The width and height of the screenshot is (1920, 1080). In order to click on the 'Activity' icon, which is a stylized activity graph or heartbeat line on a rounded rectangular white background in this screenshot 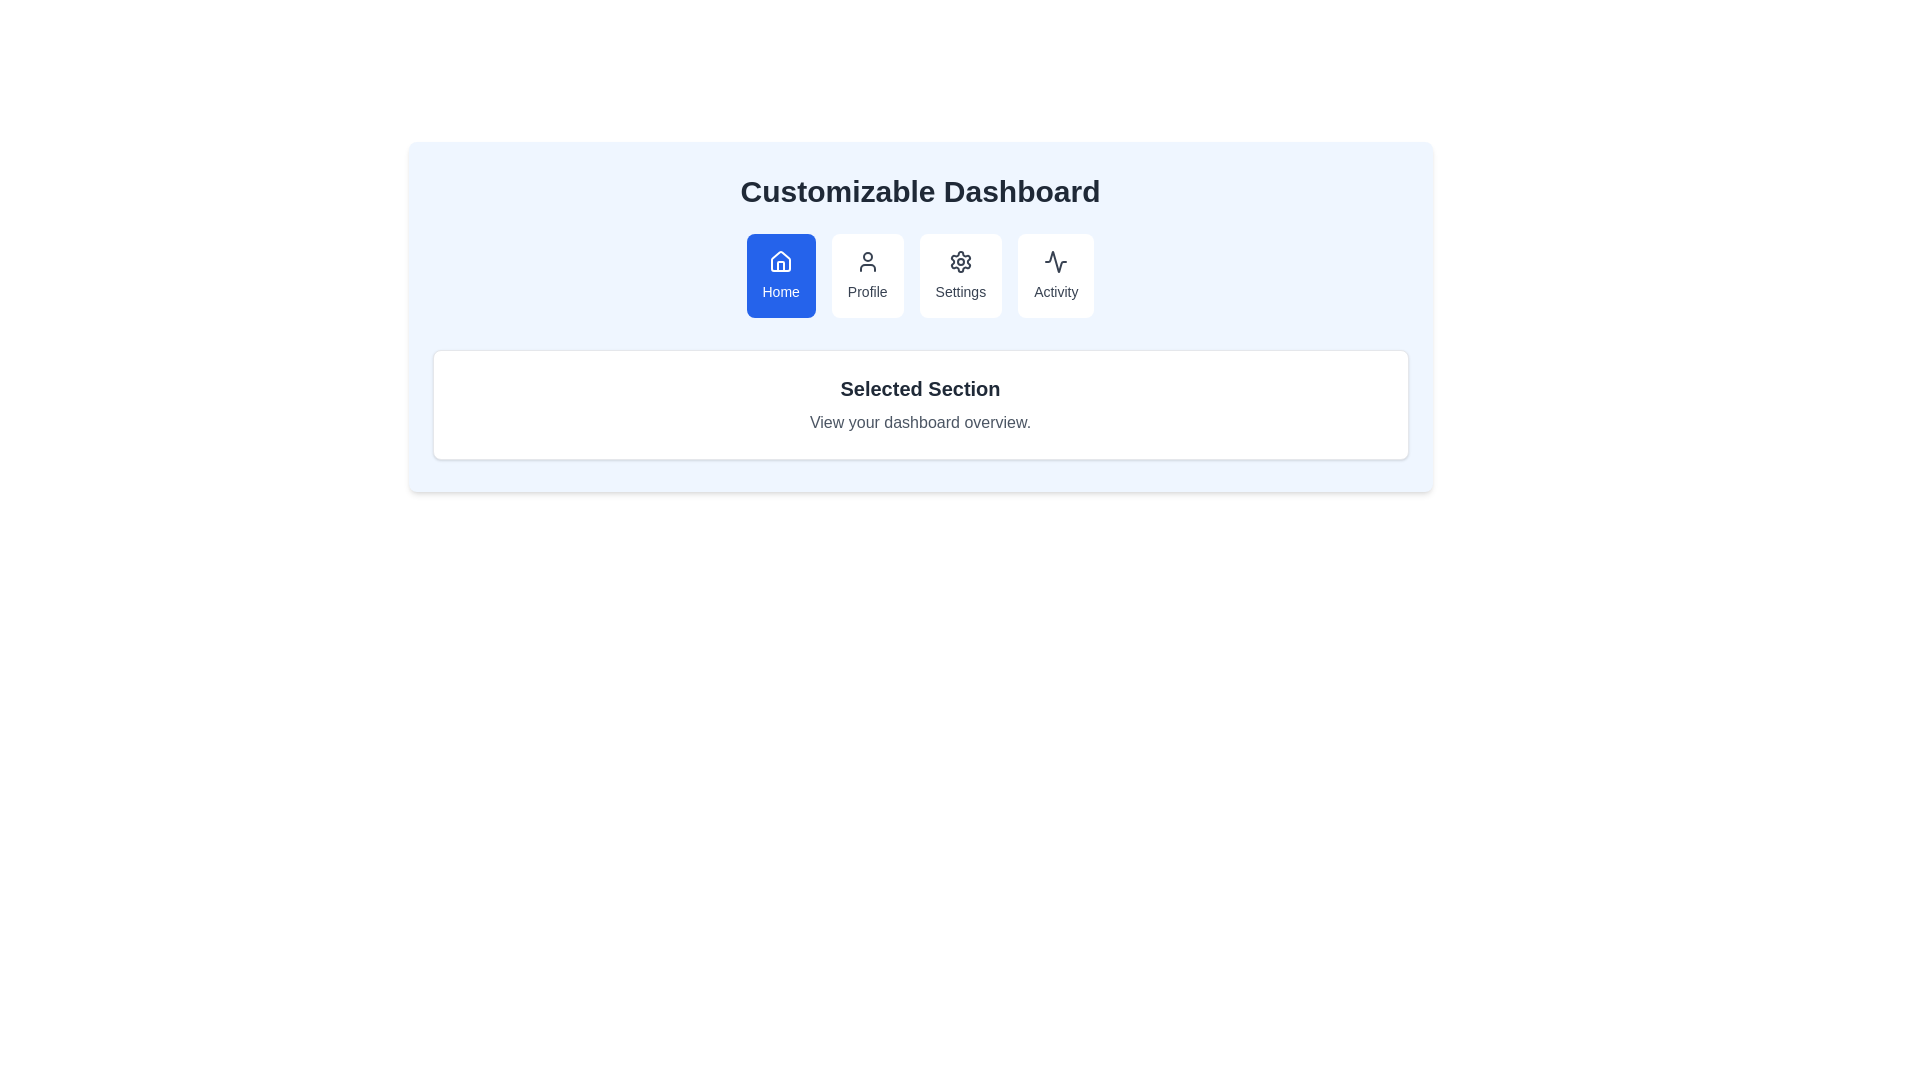, I will do `click(1055, 261)`.